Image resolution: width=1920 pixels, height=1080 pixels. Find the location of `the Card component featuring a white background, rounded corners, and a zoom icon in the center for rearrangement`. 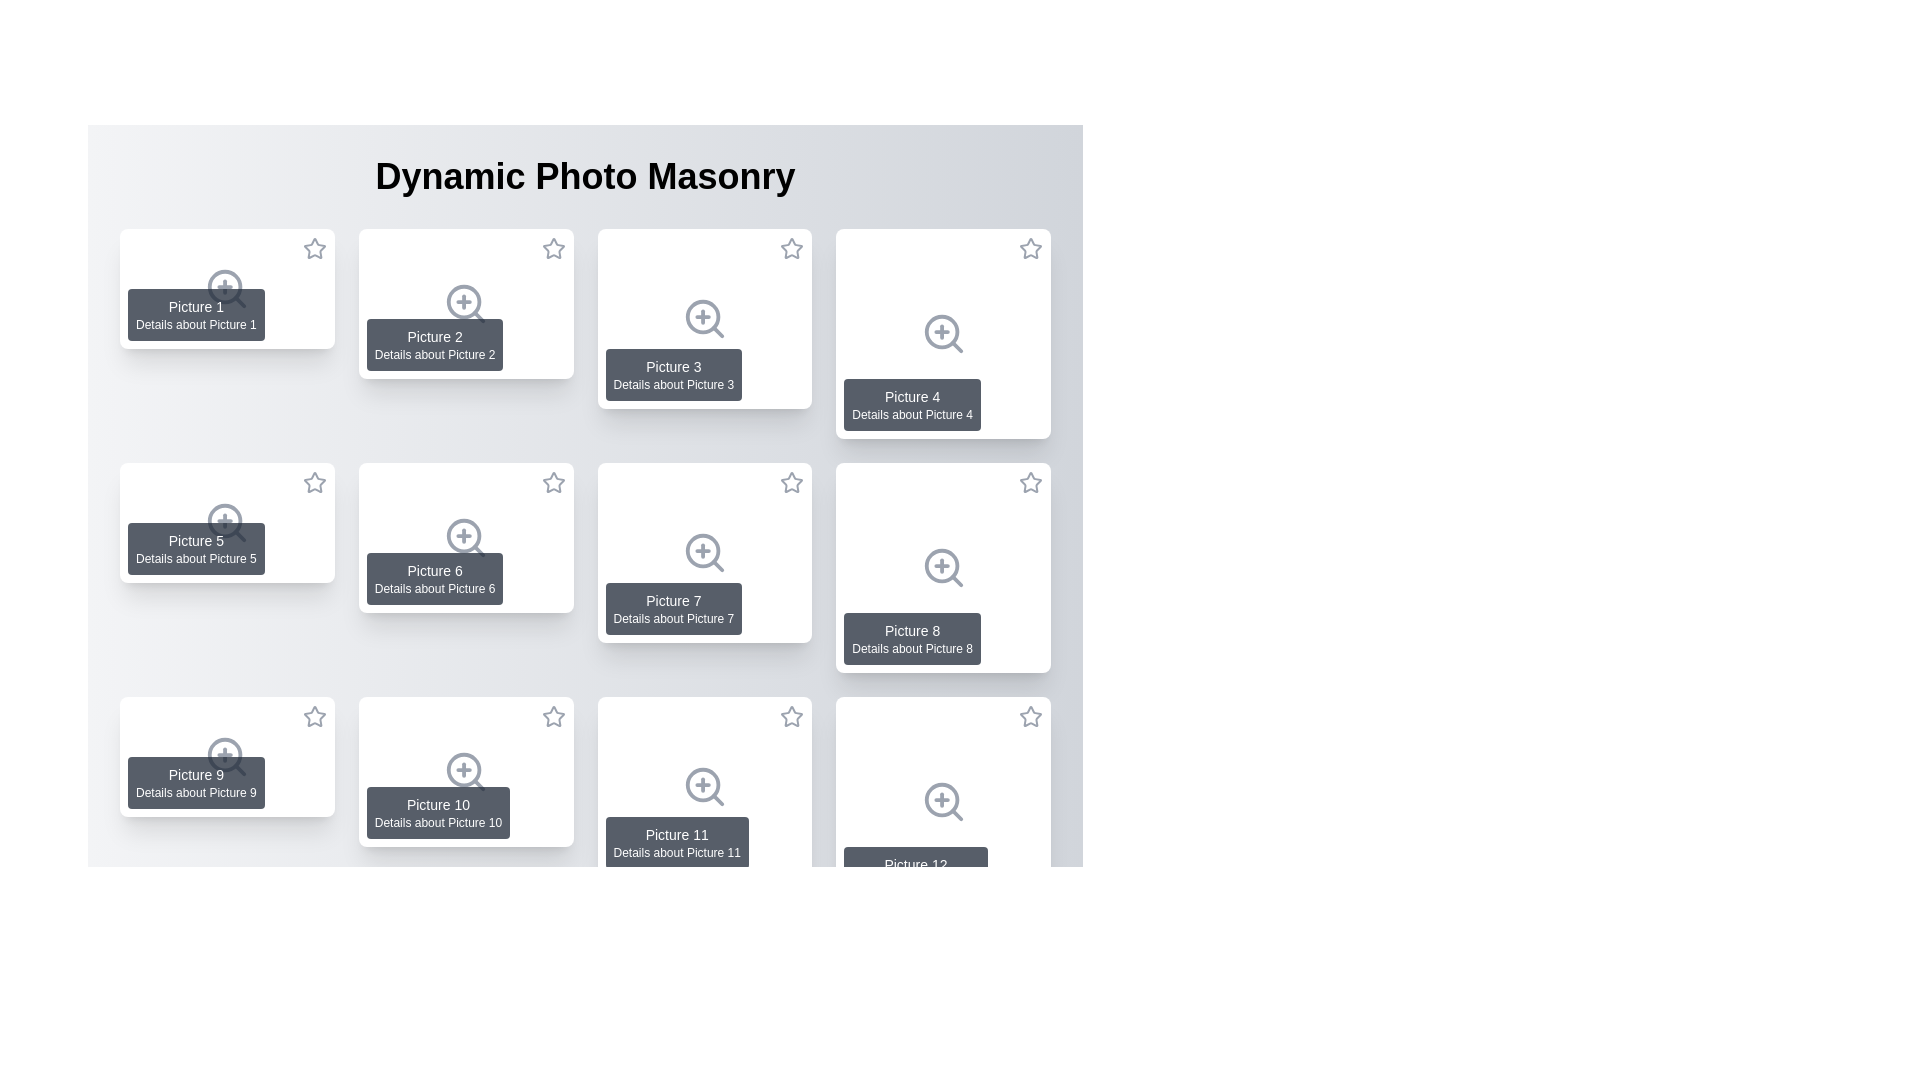

the Card component featuring a white background, rounded corners, and a zoom icon in the center for rearrangement is located at coordinates (704, 785).